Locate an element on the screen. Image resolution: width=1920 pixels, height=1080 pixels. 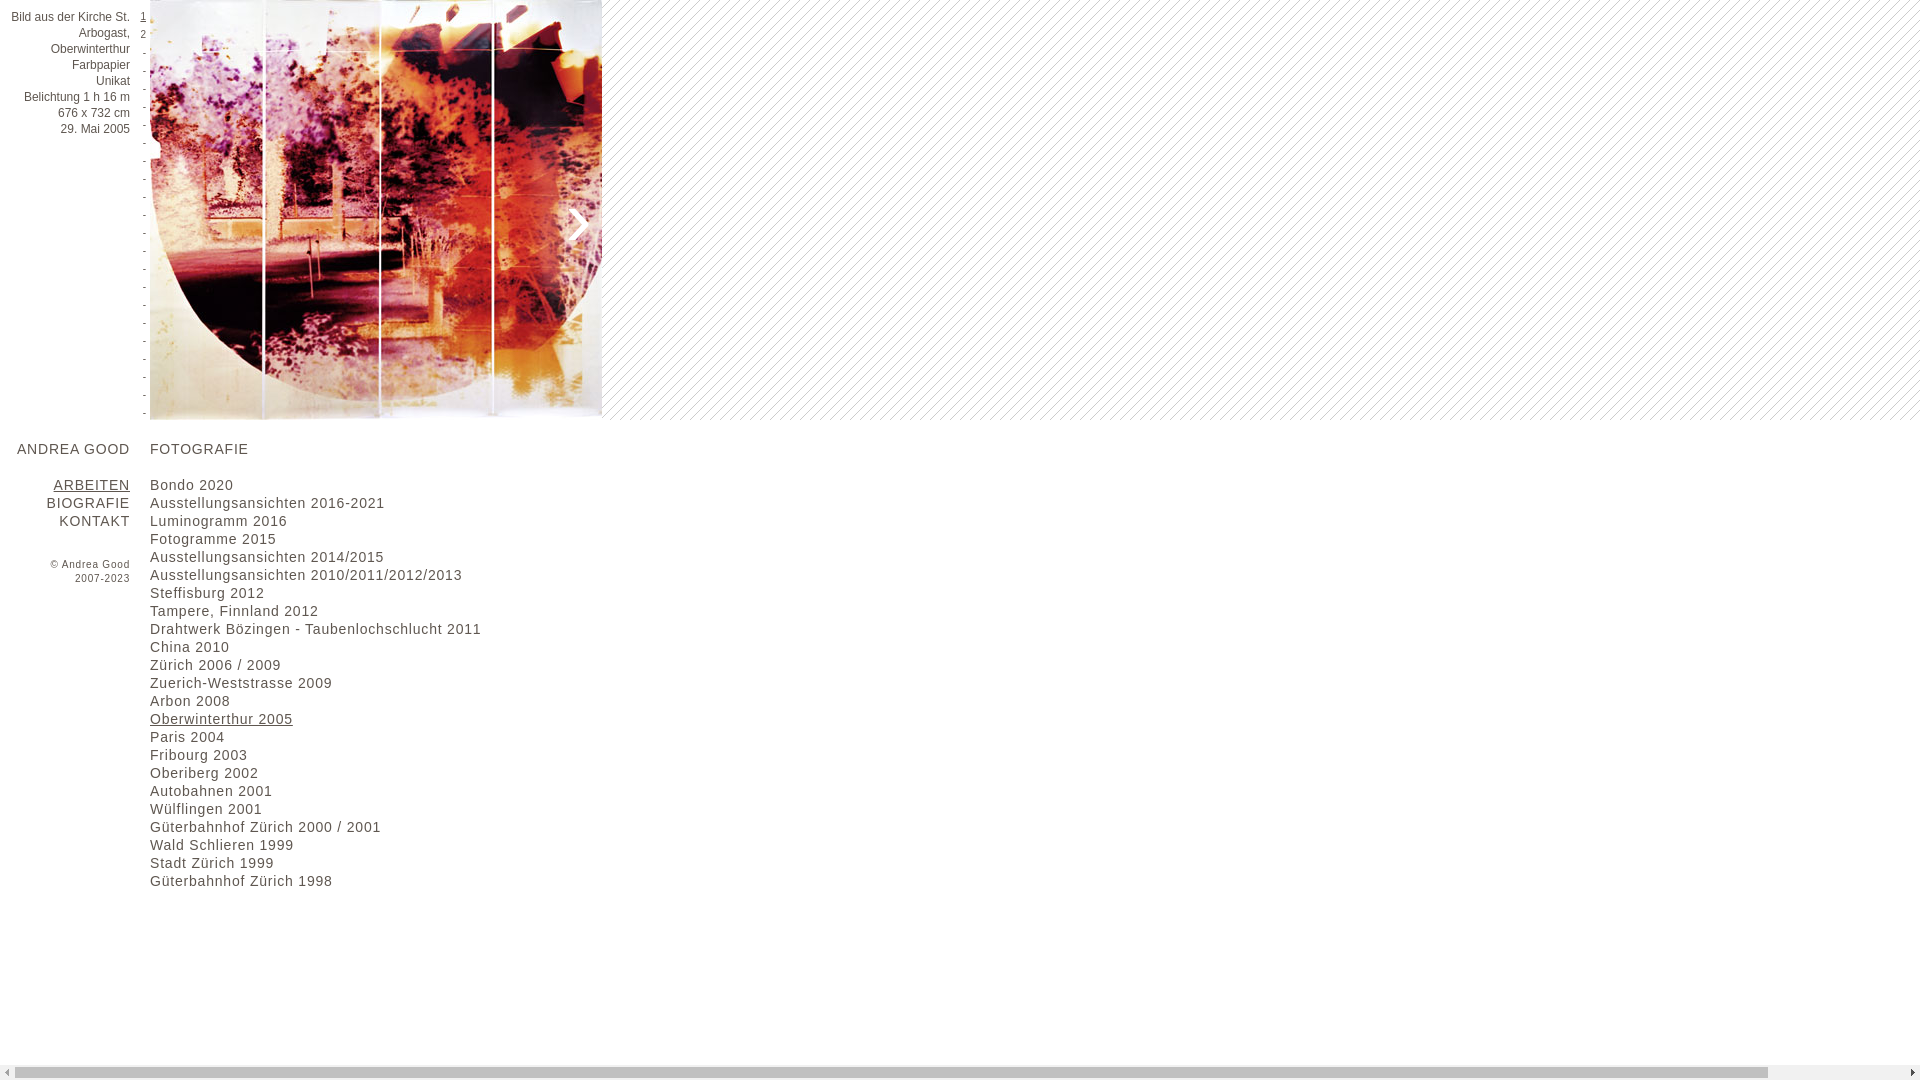
'KONTAKT' is located at coordinates (93, 519).